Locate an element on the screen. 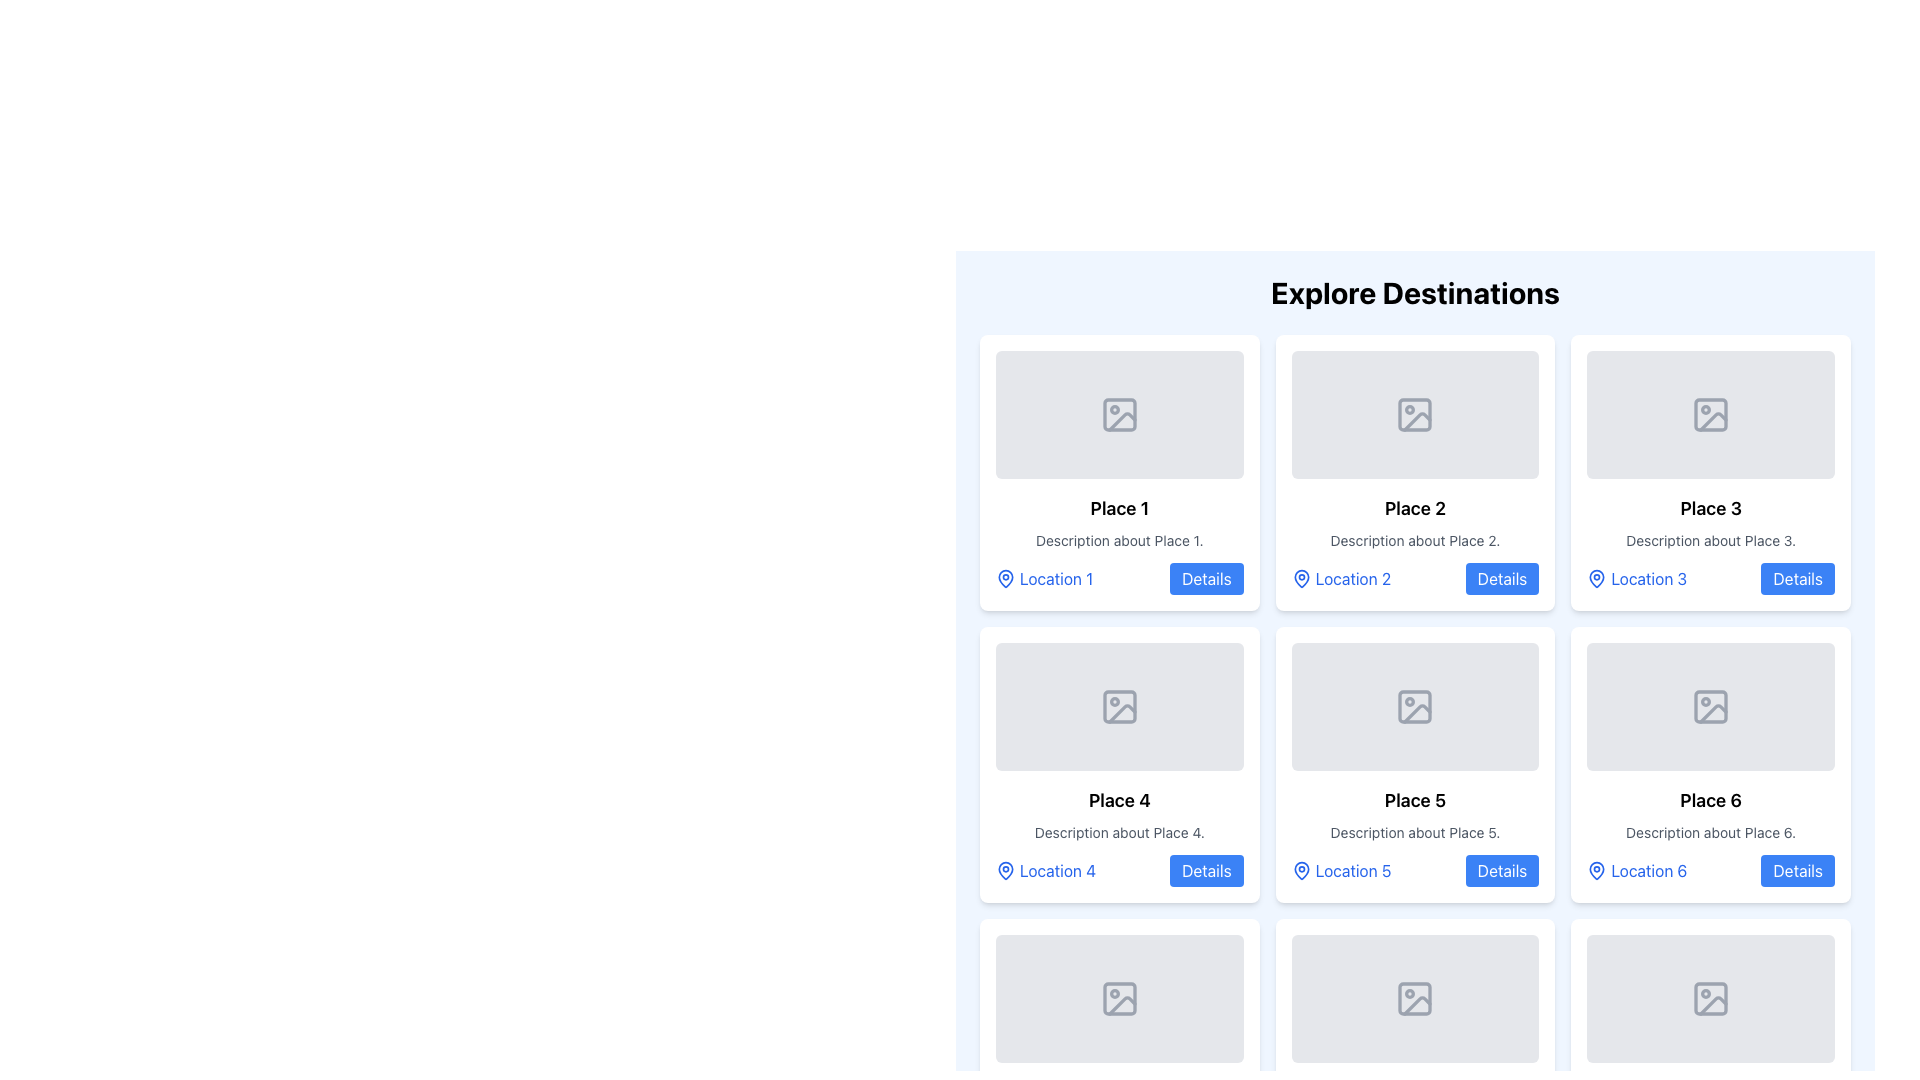 The height and width of the screenshot is (1080, 1920). the heart-like vector shape with a blue stroke and white fill, representing a location pin within the Place 1 card in the Explore Destinations section is located at coordinates (1006, 578).